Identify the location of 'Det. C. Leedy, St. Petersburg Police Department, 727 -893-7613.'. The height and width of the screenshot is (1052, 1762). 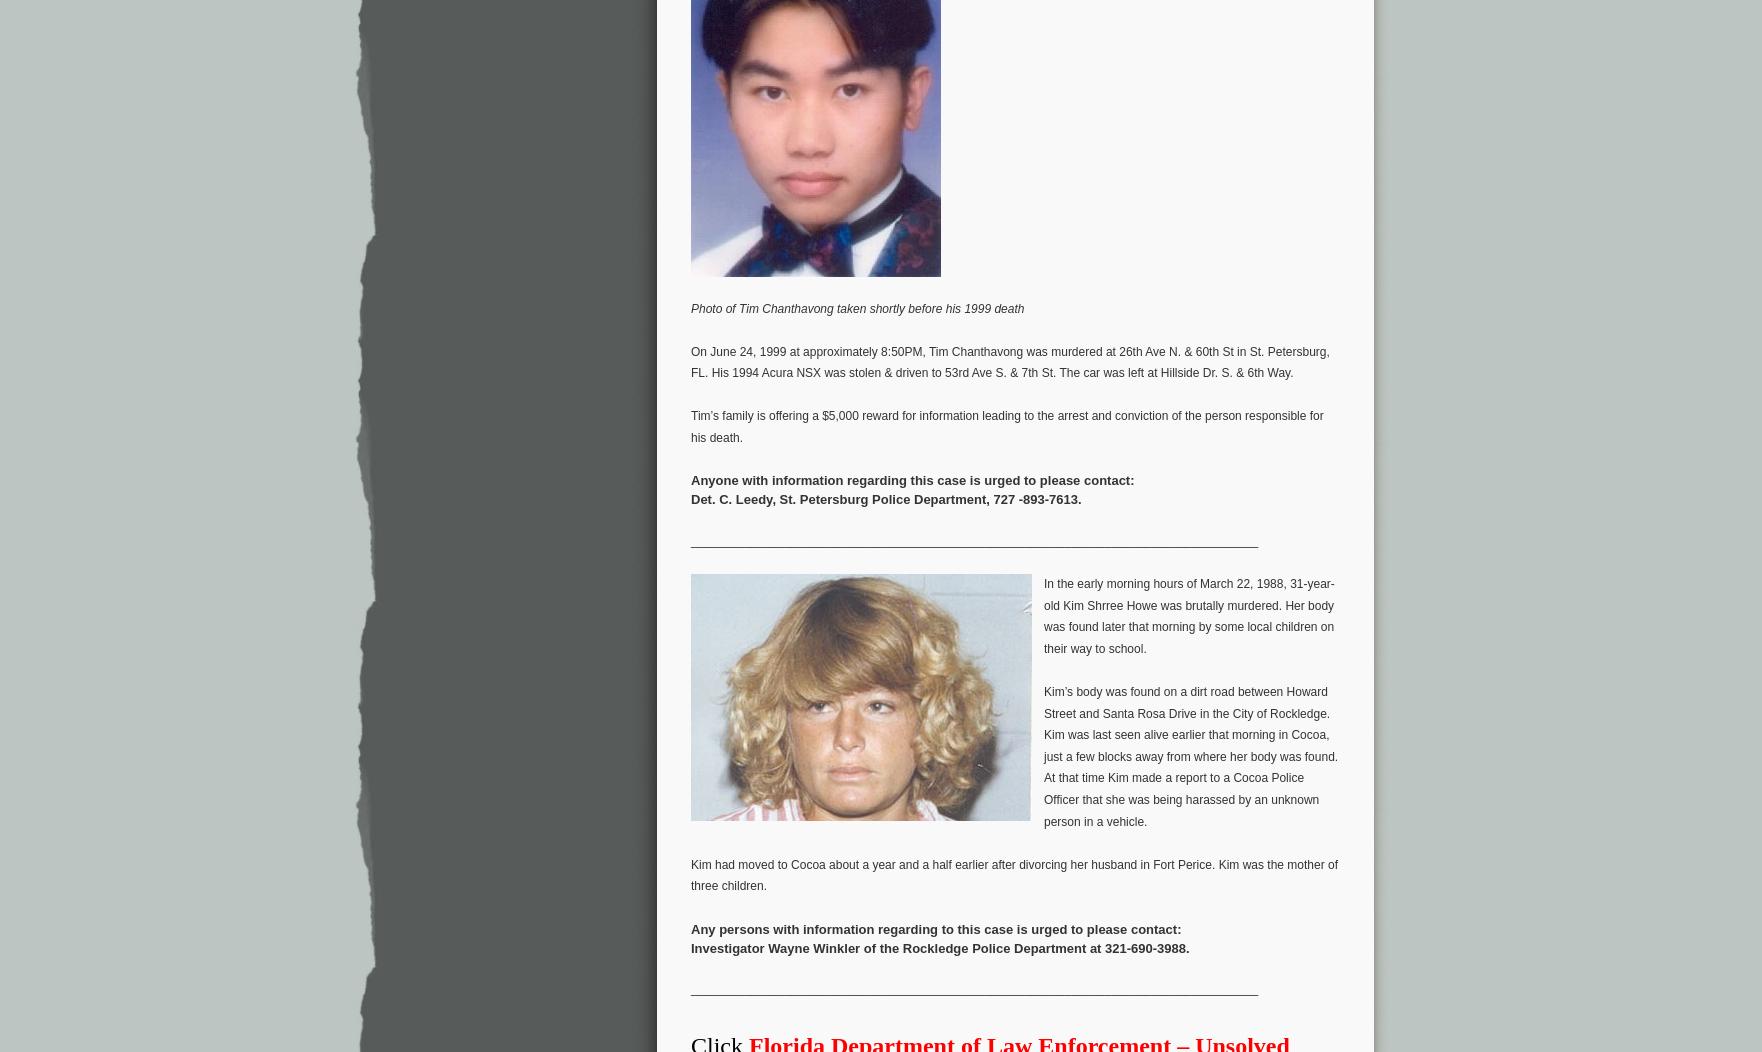
(885, 498).